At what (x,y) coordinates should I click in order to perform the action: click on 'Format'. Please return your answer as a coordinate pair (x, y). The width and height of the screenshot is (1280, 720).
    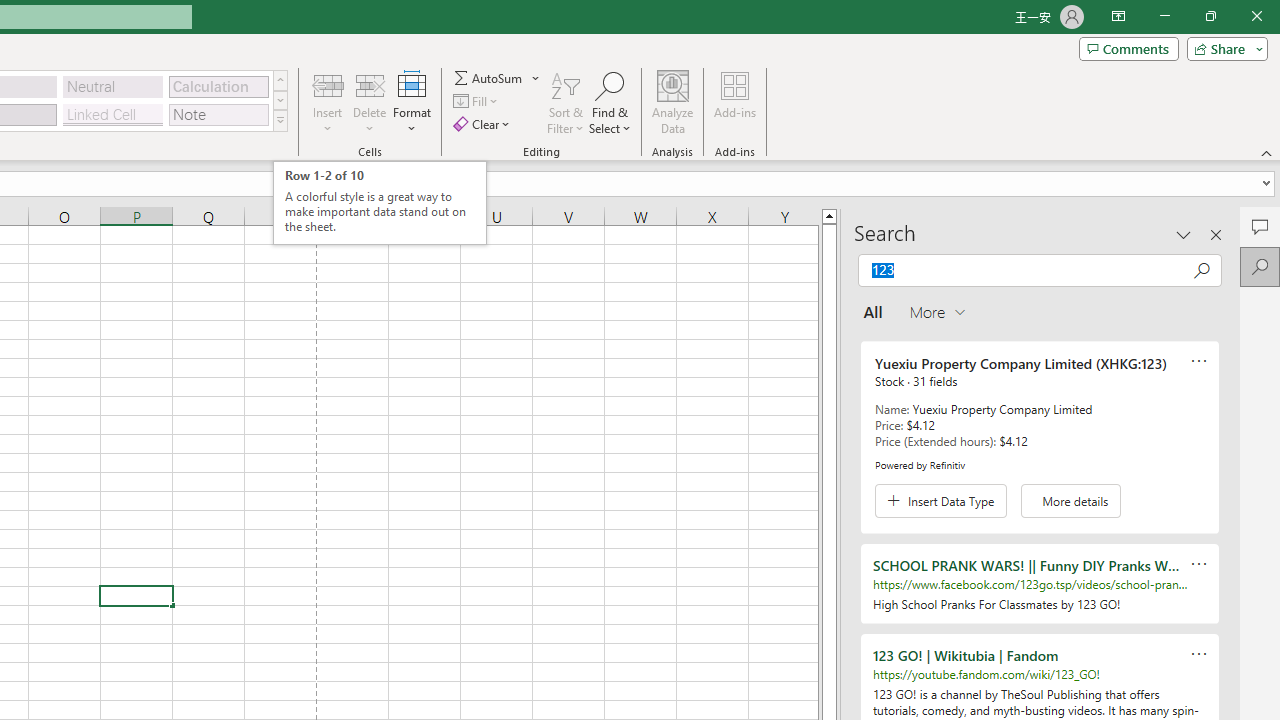
    Looking at the image, I should click on (411, 103).